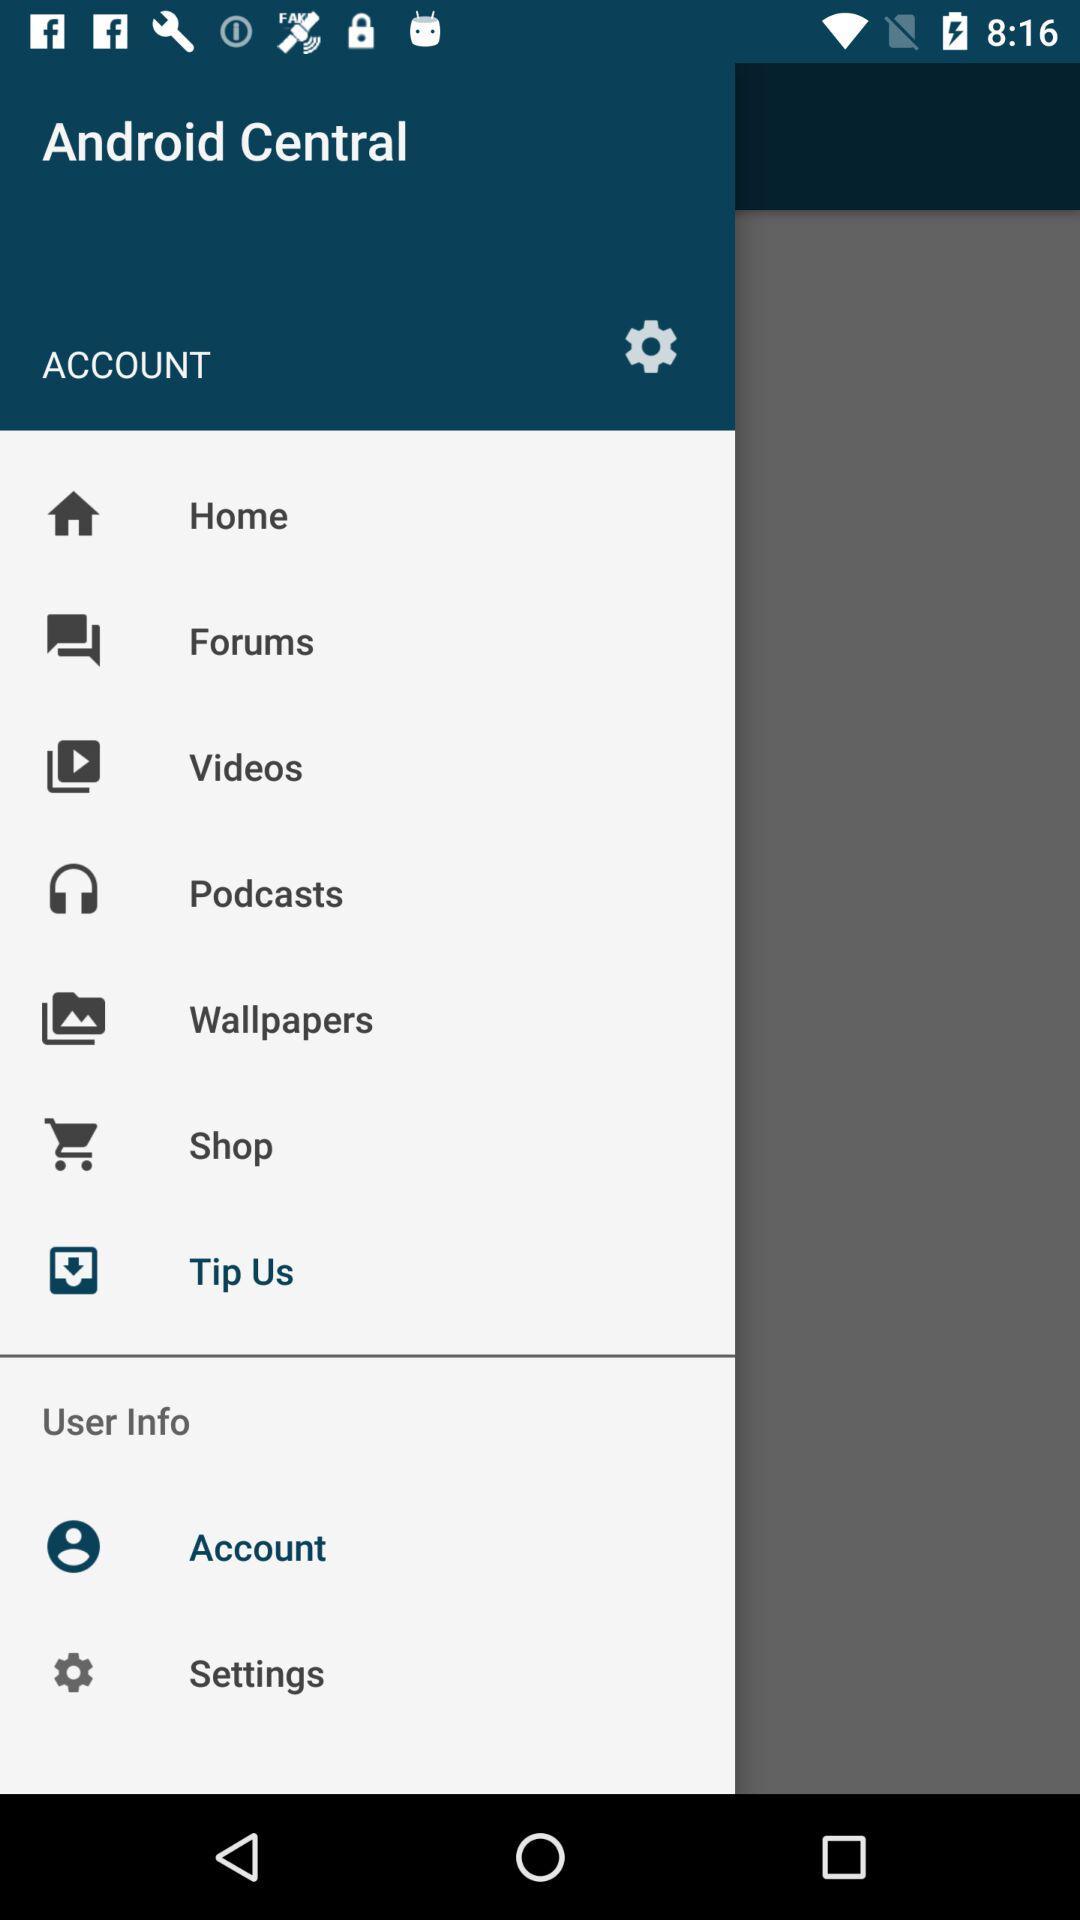  Describe the element at coordinates (651, 346) in the screenshot. I see `item next to account icon` at that location.